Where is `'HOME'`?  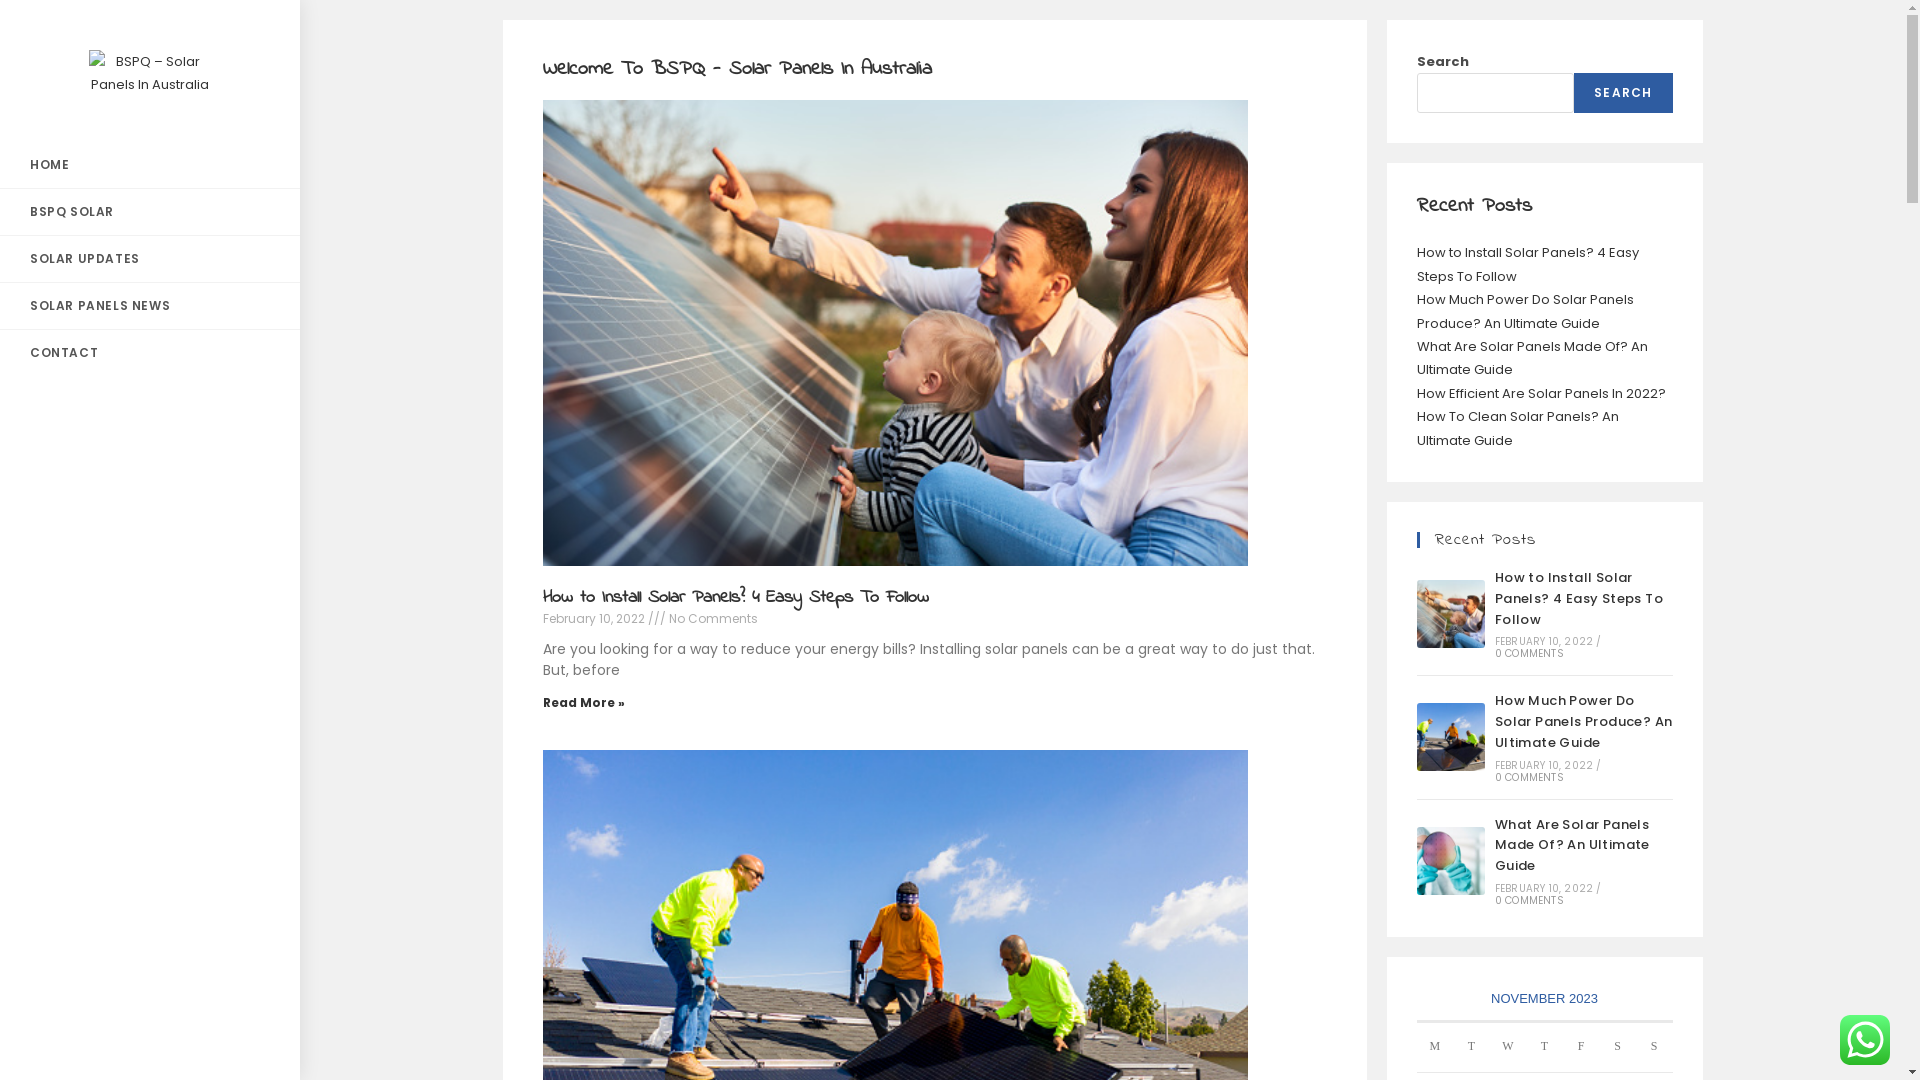 'HOME' is located at coordinates (148, 164).